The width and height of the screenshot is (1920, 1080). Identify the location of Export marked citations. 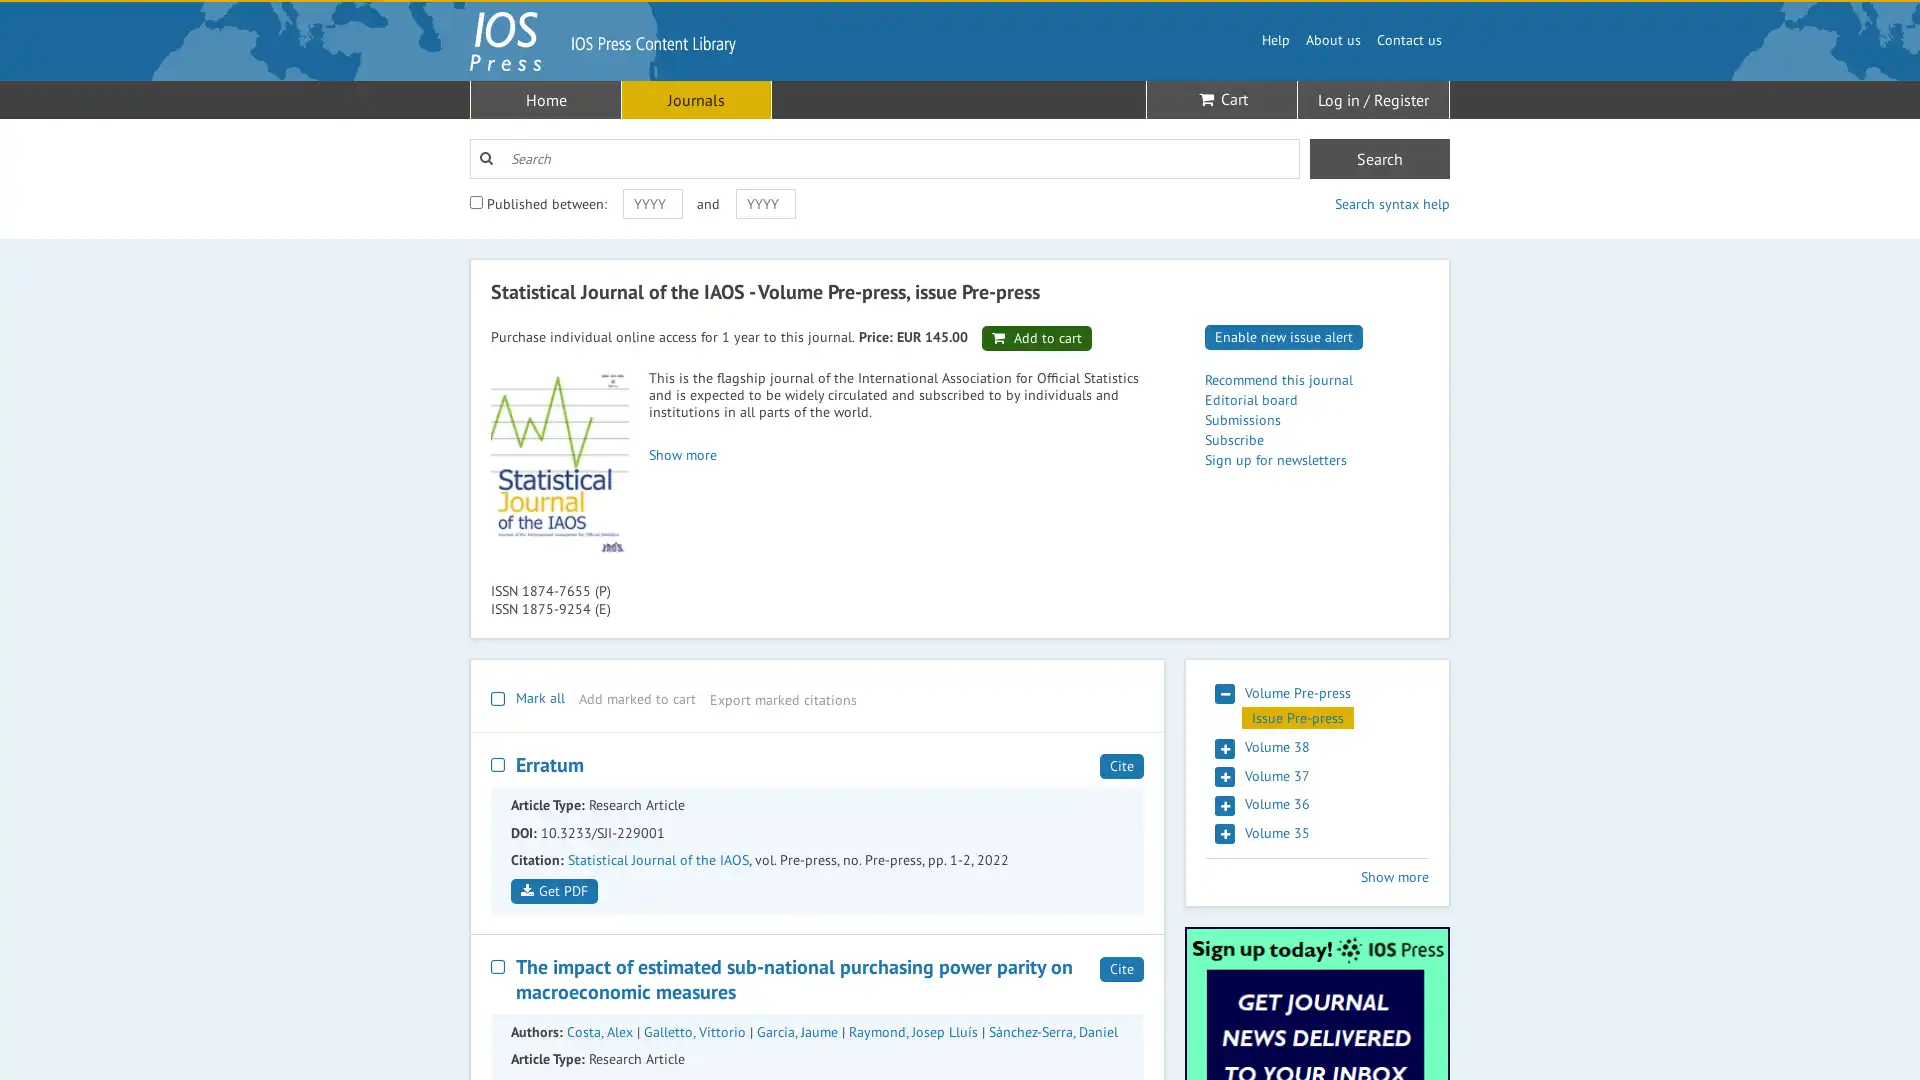
(782, 697).